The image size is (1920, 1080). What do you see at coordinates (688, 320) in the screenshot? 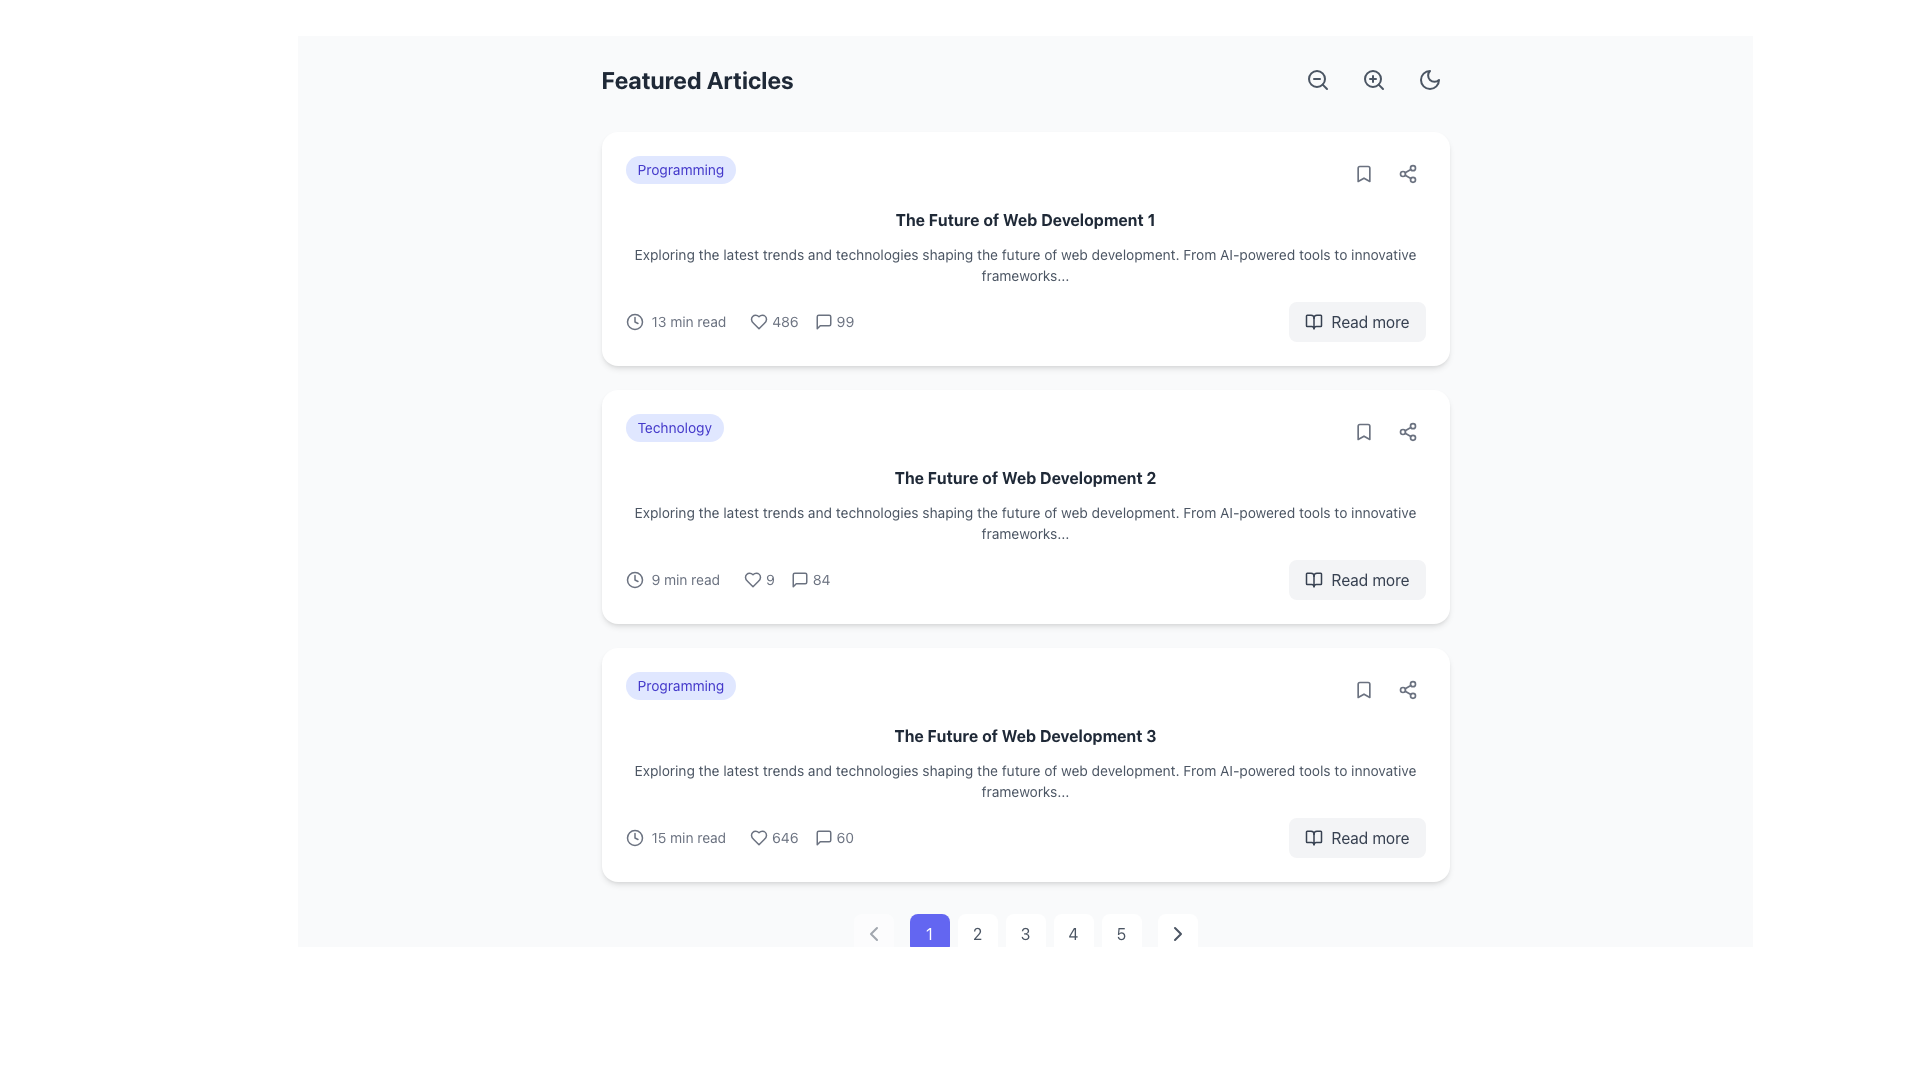
I see `text content of the estimated reading time label, which is located in the metadata row of the first article card, to the right of the clock icon` at bounding box center [688, 320].